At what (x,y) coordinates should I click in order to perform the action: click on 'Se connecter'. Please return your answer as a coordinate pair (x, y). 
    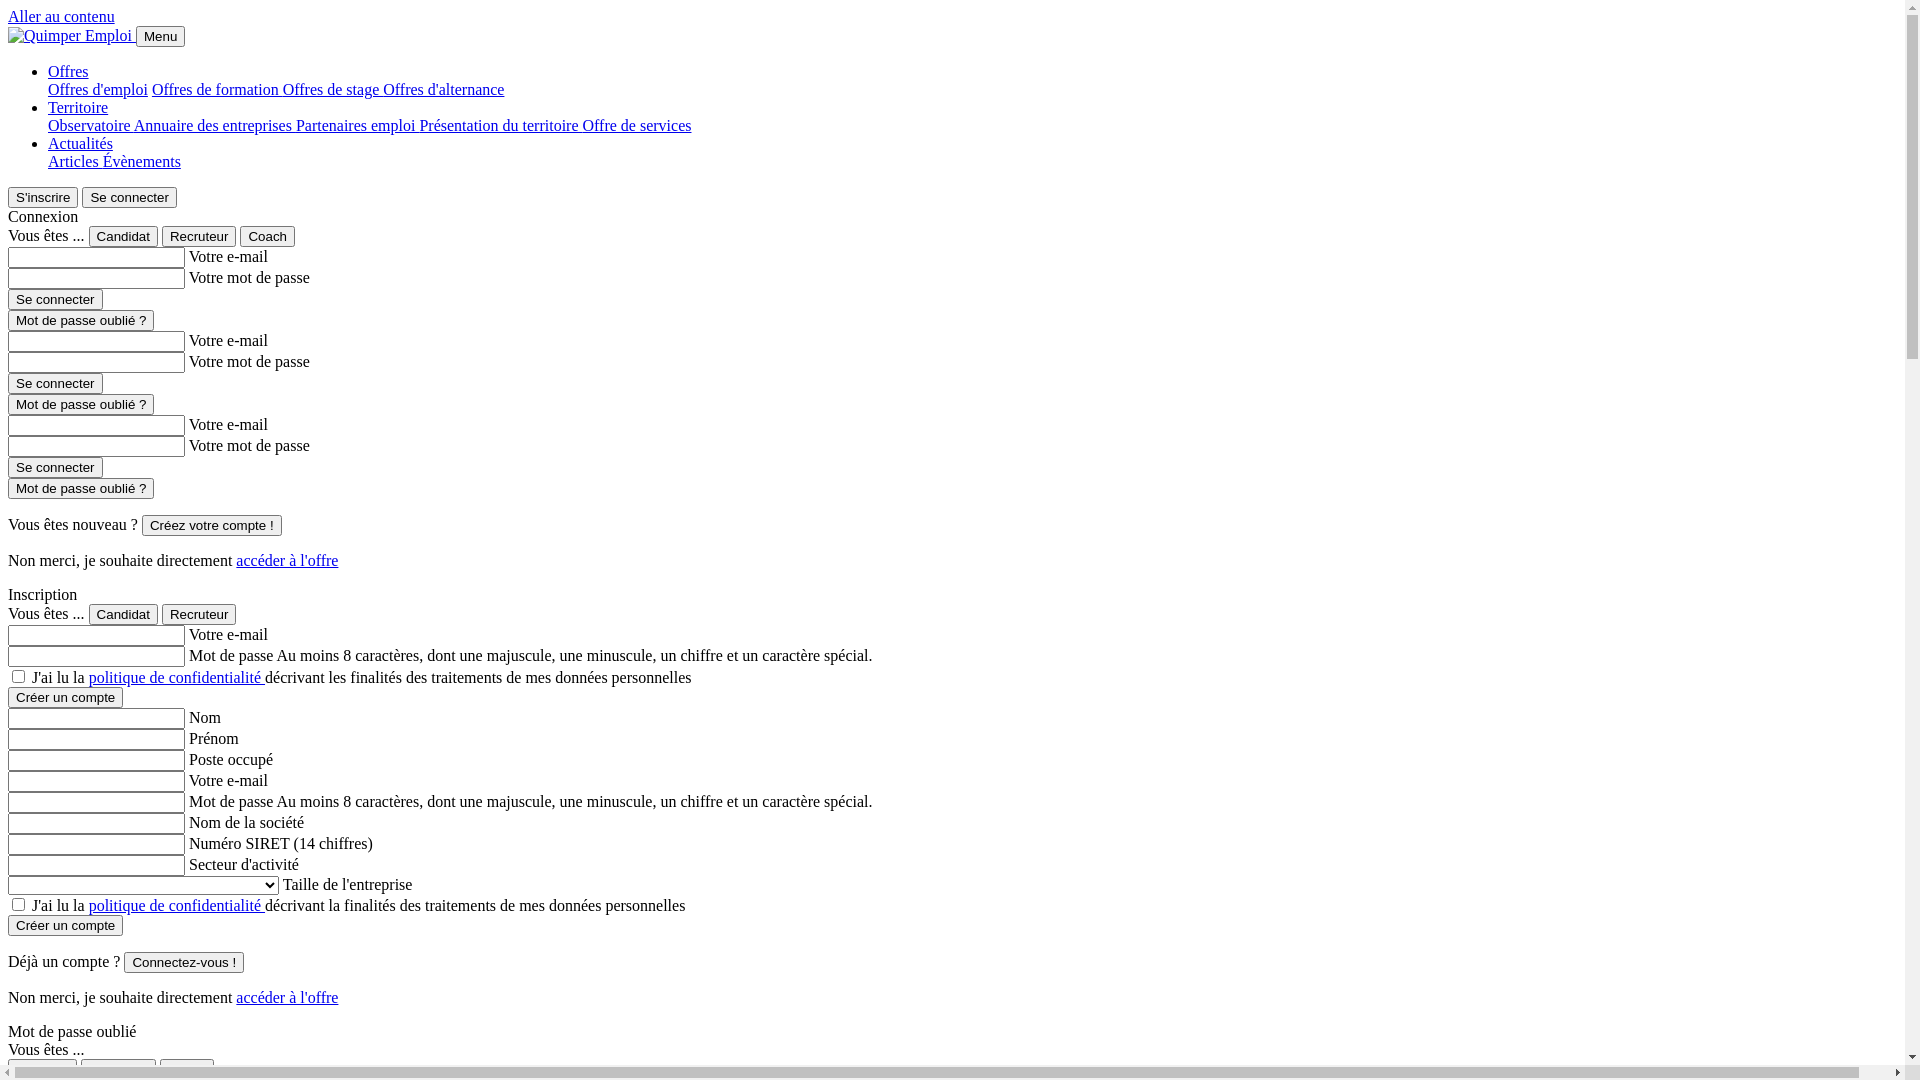
    Looking at the image, I should click on (55, 467).